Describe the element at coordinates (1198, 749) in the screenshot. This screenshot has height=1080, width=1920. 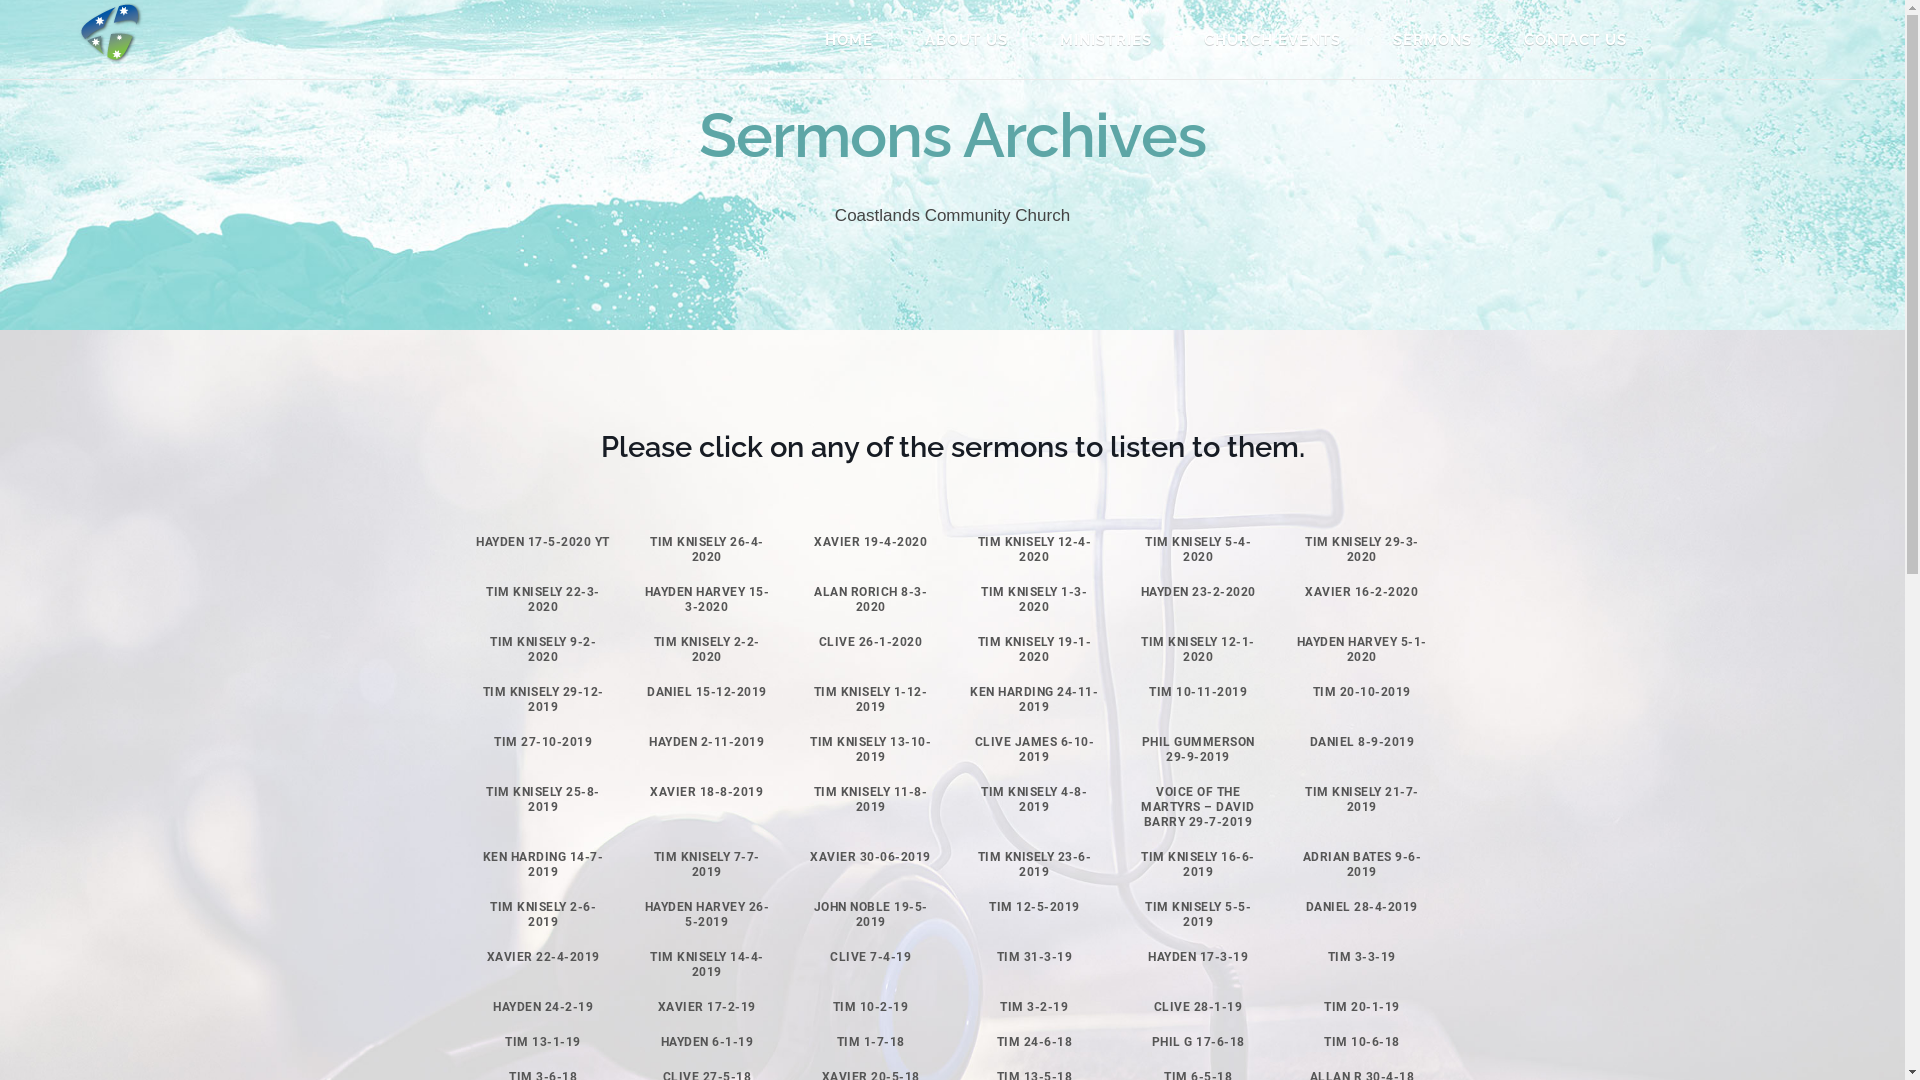
I see `'PHIL GUMMERSON 29-9-2019'` at that location.